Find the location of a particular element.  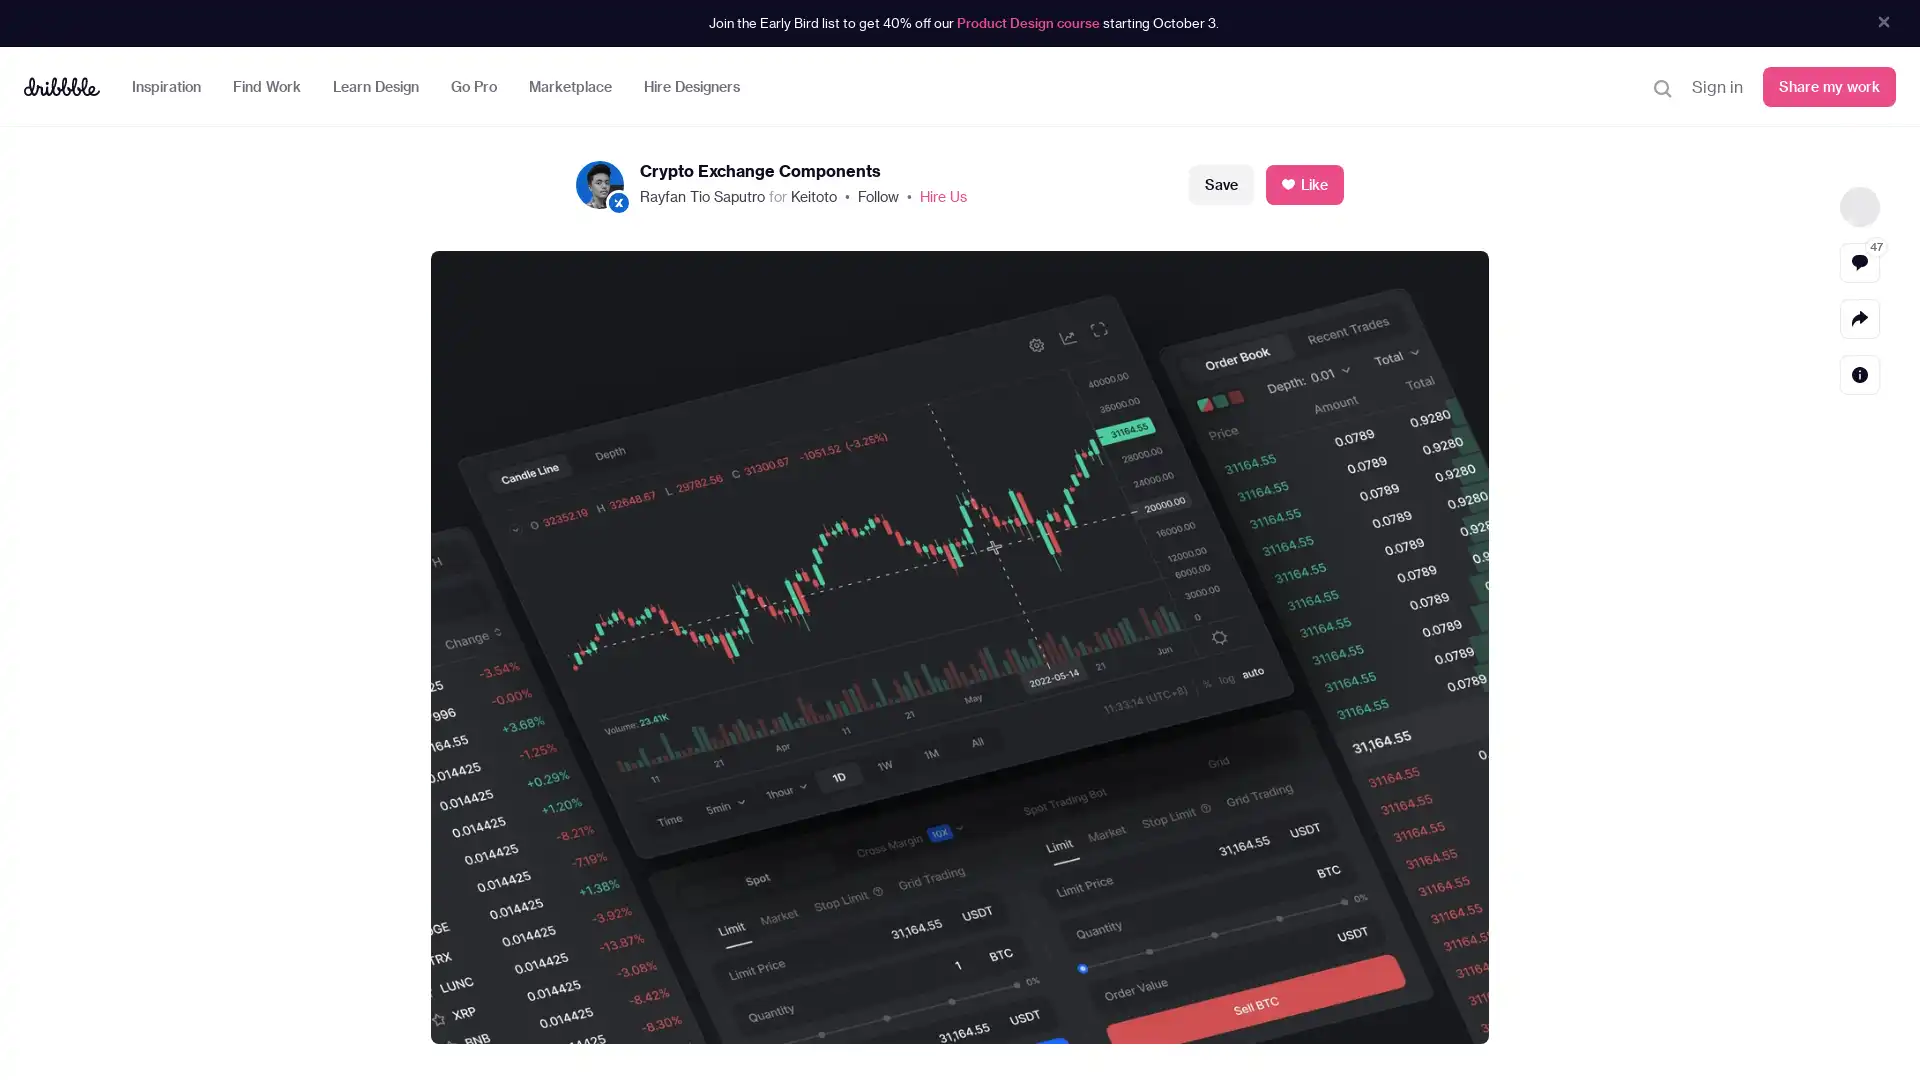

View comments 47 is located at coordinates (1859, 261).